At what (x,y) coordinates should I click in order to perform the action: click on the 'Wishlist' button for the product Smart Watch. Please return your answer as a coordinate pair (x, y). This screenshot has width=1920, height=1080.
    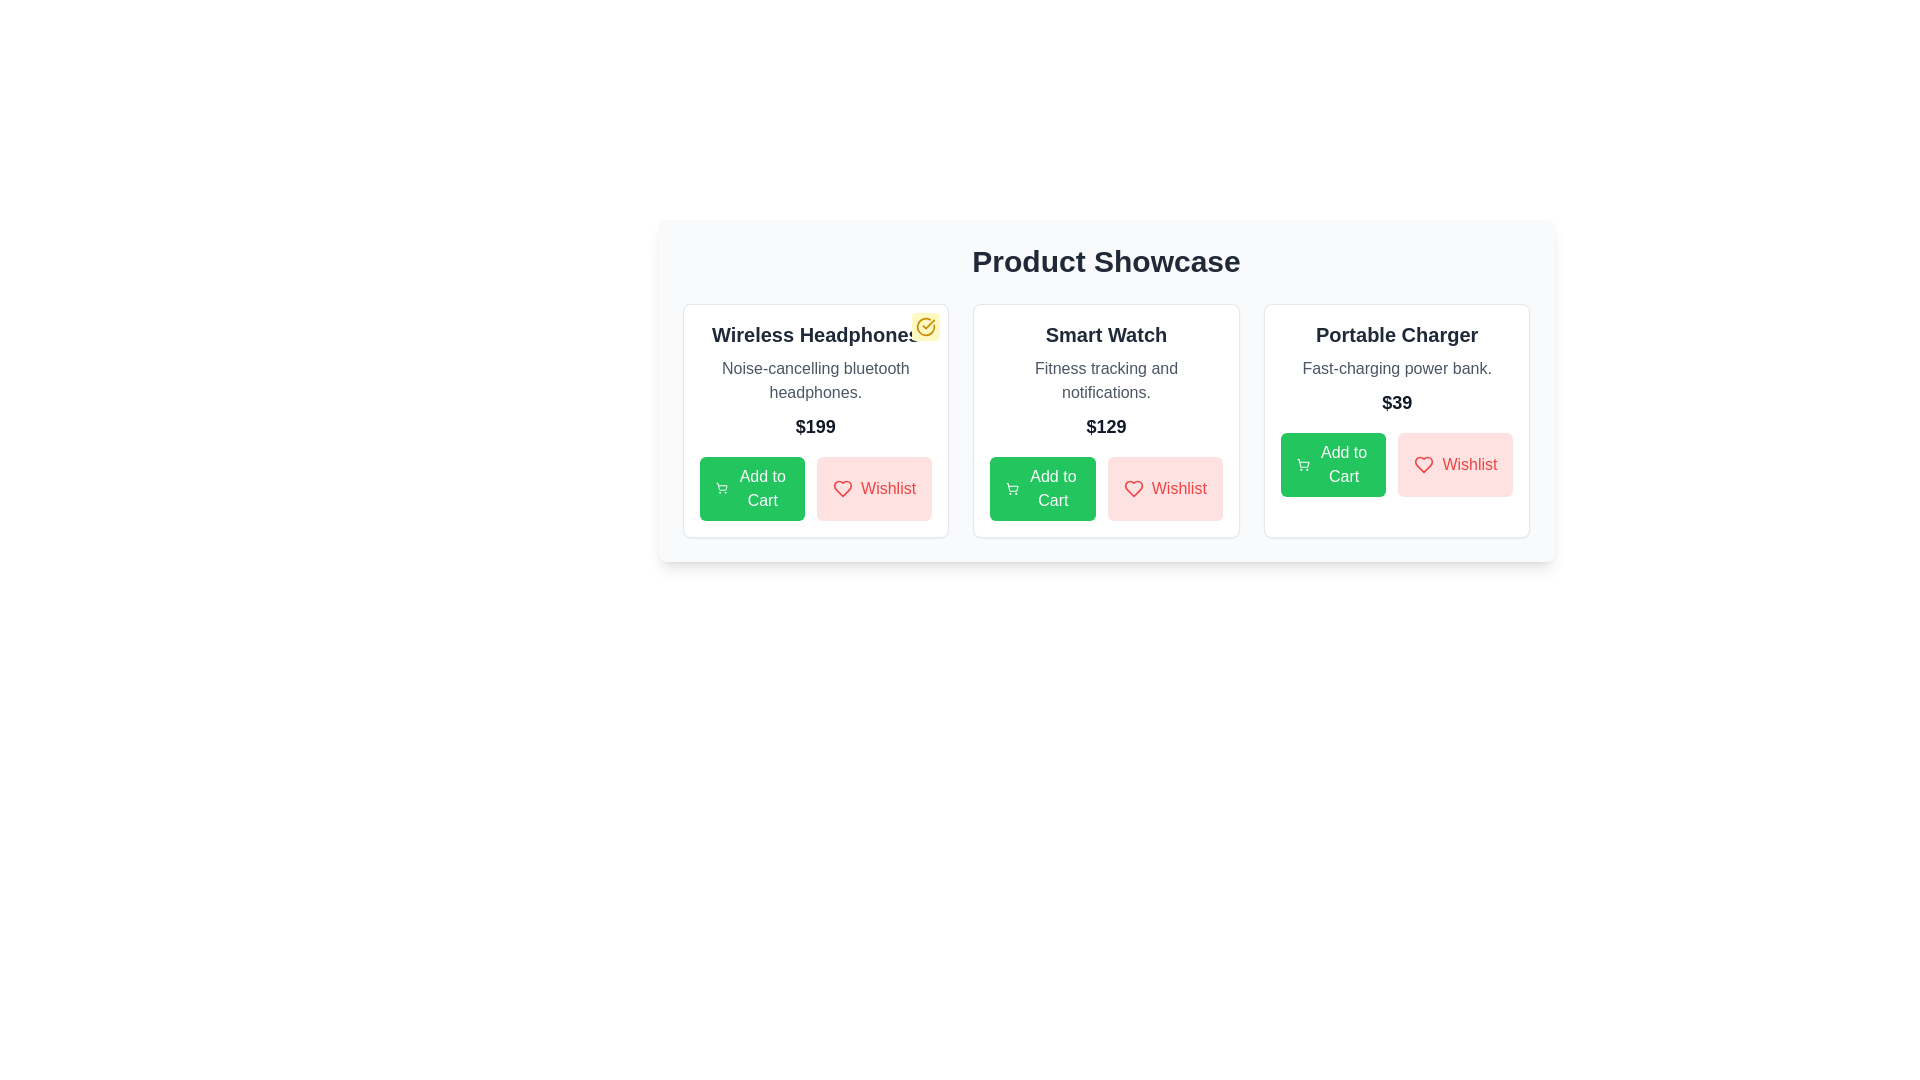
    Looking at the image, I should click on (1165, 489).